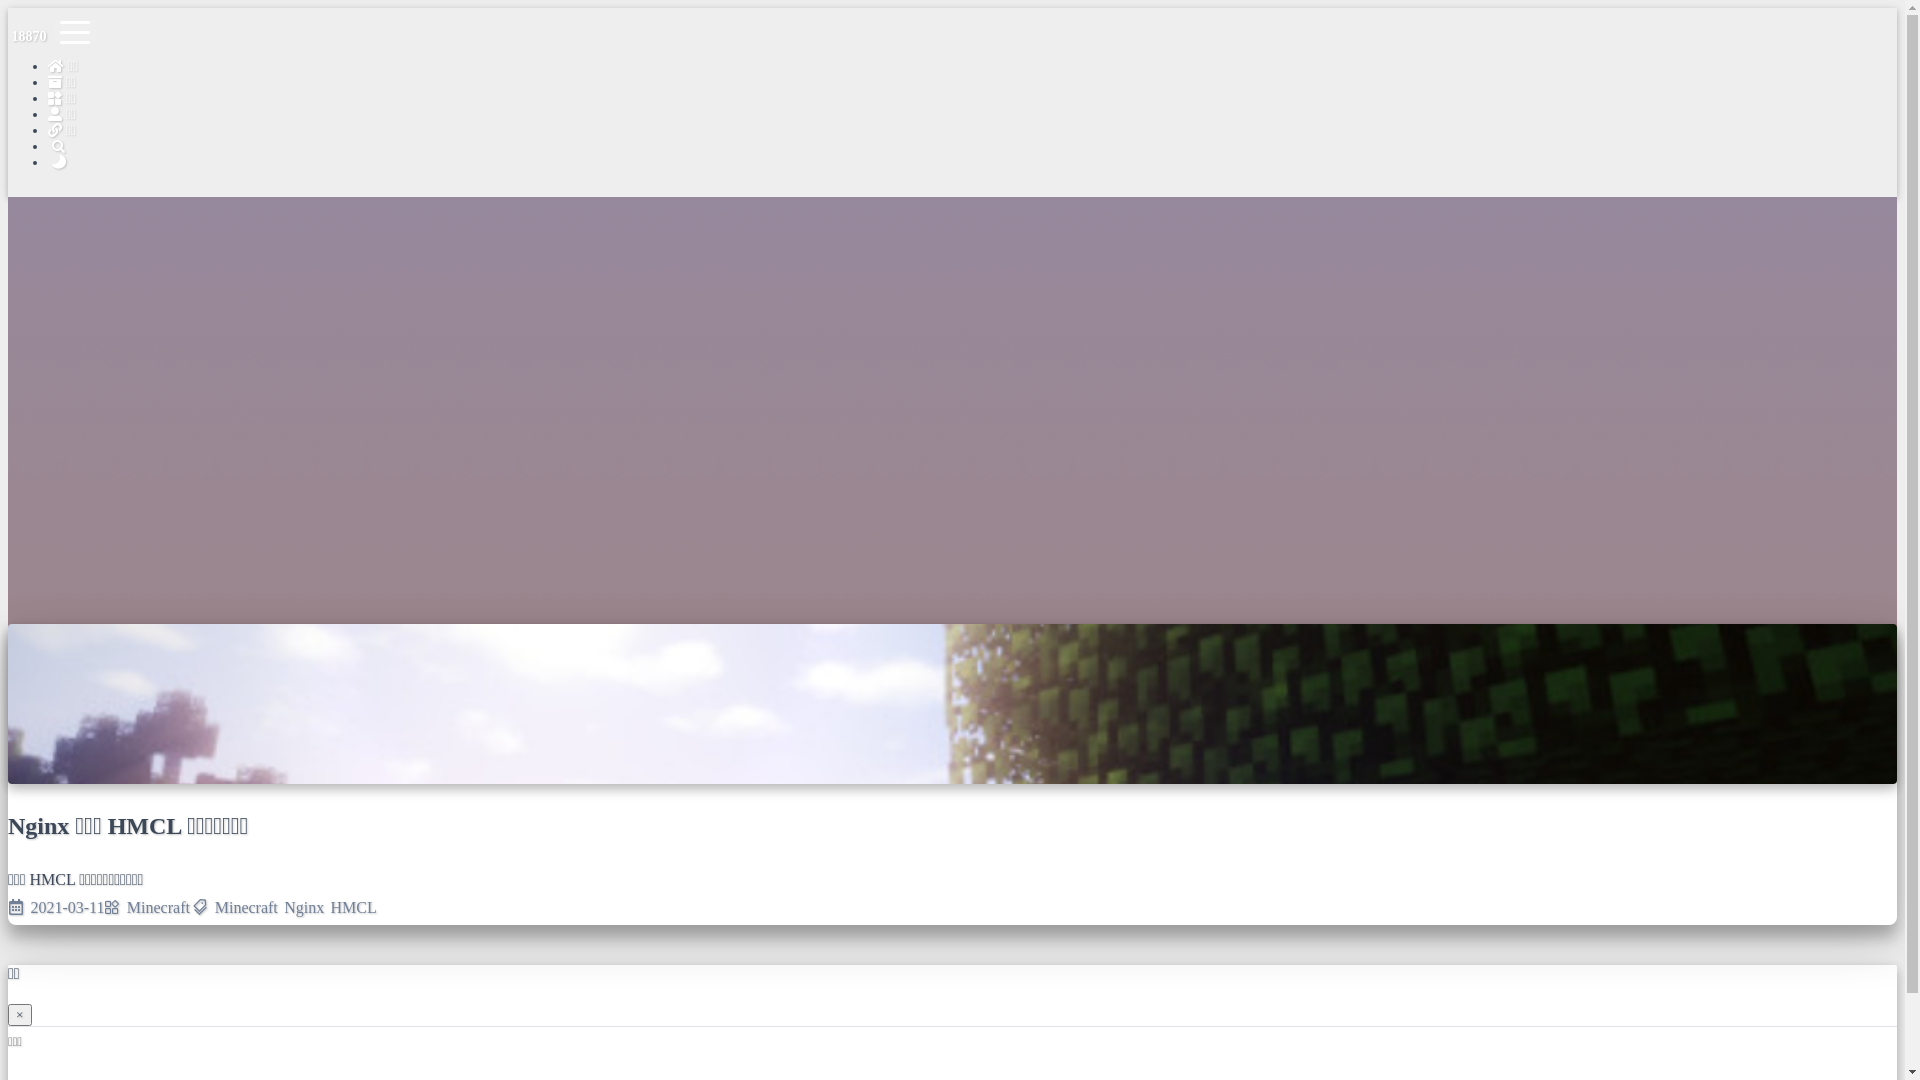 The height and width of the screenshot is (1080, 1920). I want to click on 'Minecraft', so click(125, 907).